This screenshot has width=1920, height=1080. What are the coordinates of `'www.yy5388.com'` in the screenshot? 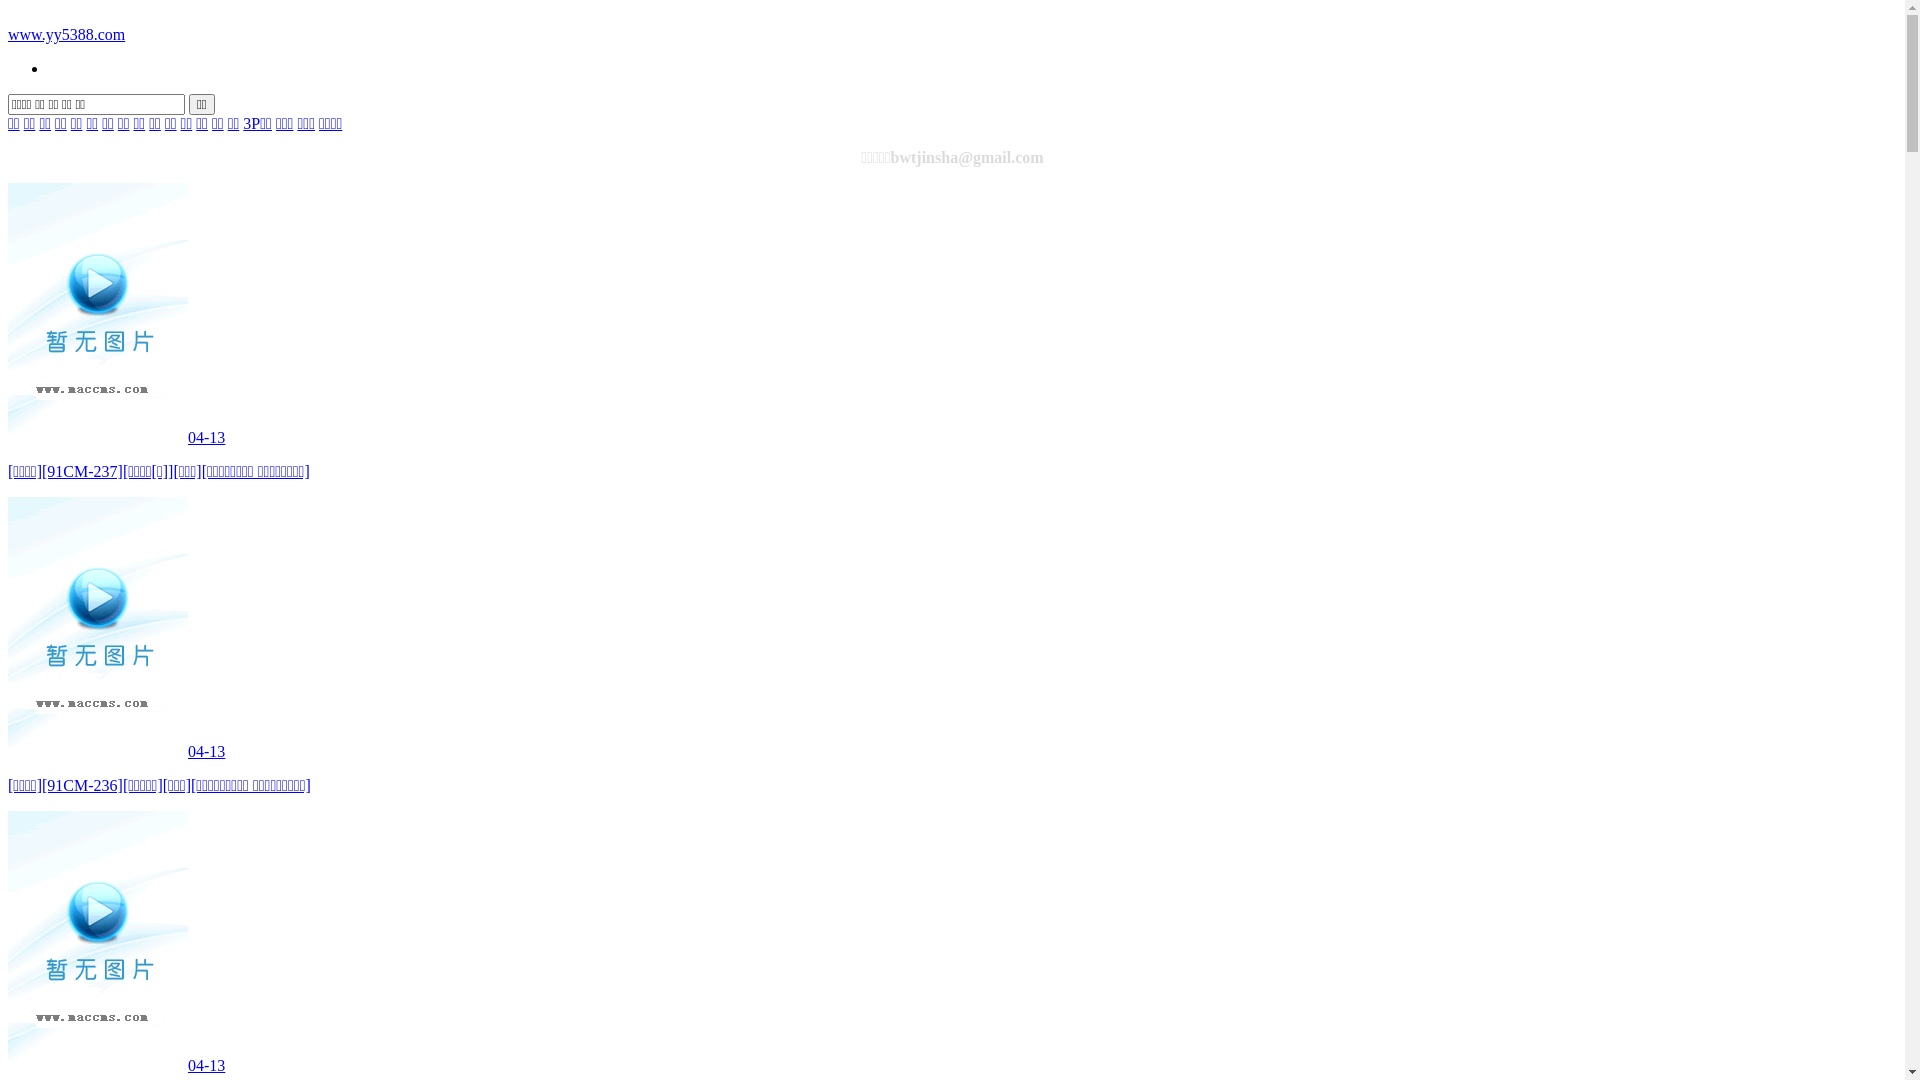 It's located at (66, 34).